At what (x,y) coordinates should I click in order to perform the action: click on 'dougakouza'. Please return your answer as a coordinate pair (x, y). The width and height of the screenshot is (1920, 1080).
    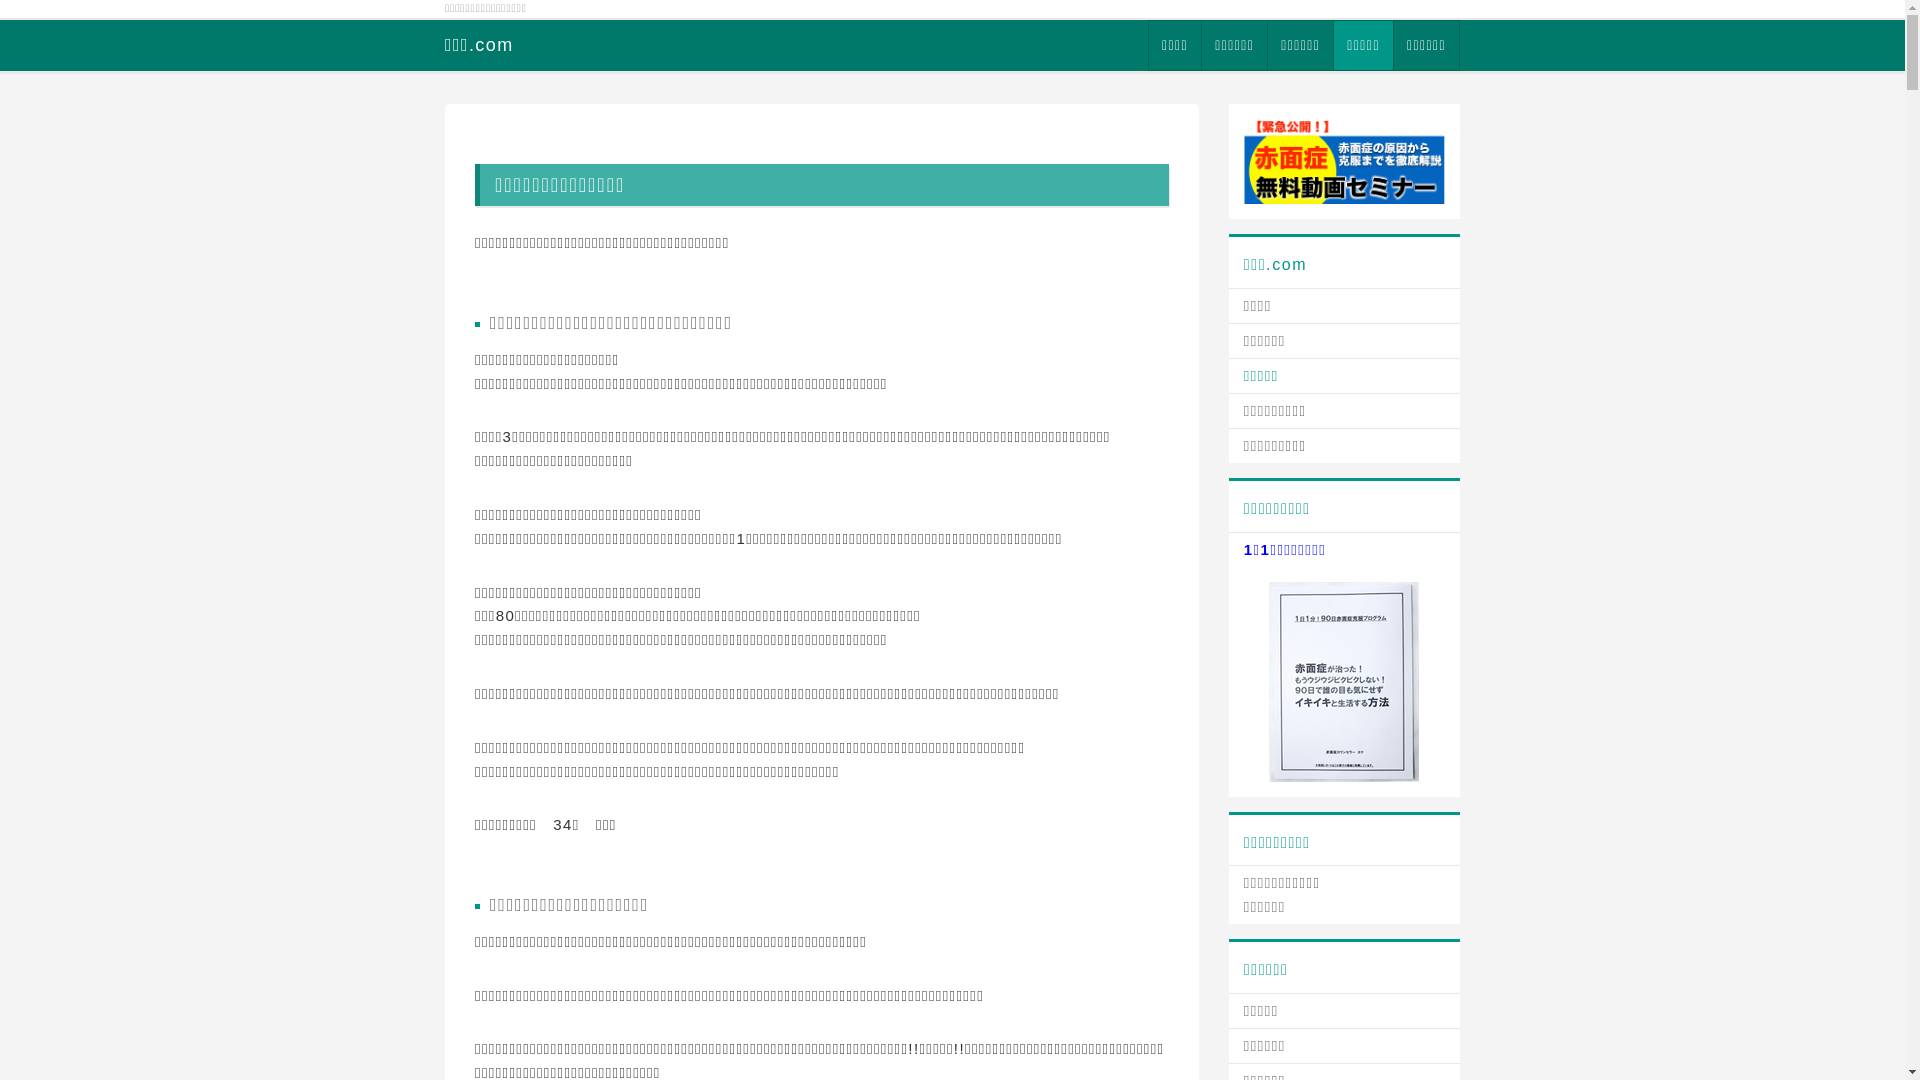
    Looking at the image, I should click on (1344, 159).